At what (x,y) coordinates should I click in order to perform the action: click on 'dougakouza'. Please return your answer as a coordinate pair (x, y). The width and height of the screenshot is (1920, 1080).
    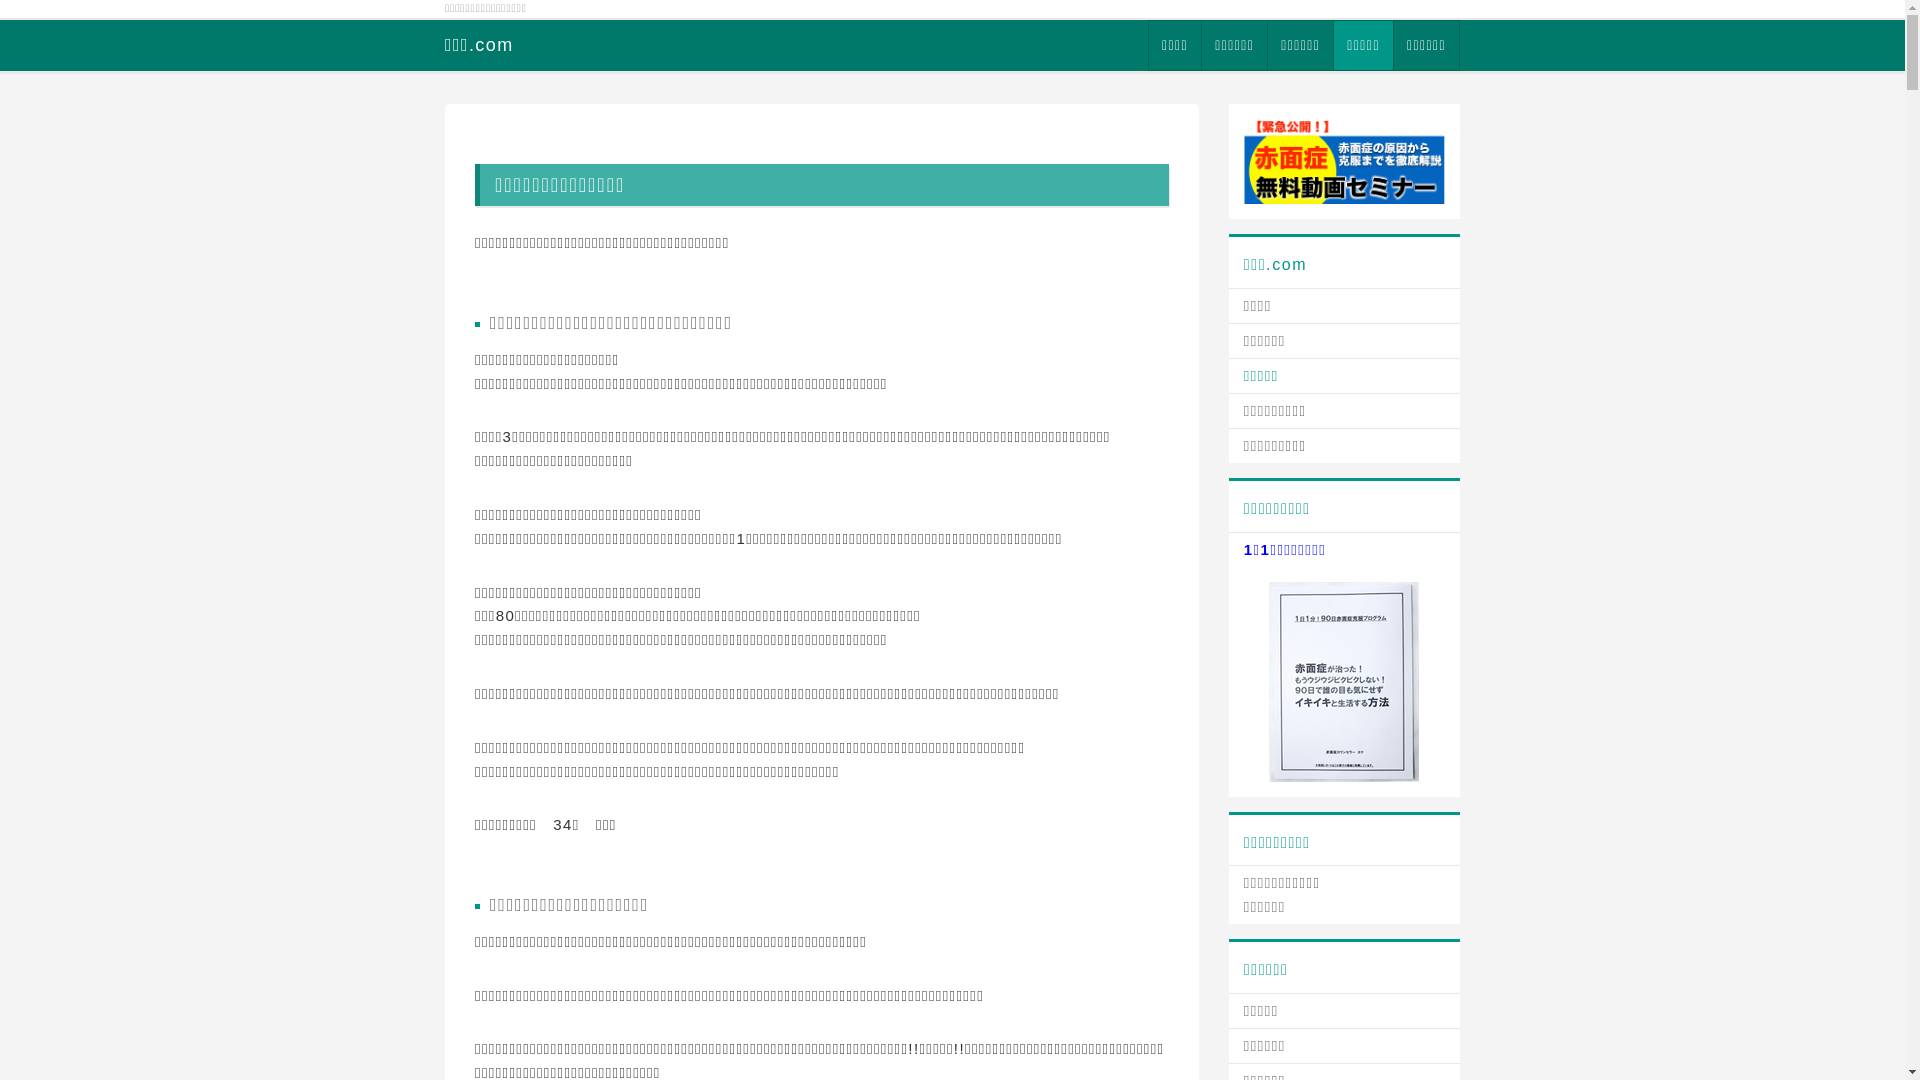
    Looking at the image, I should click on (1344, 159).